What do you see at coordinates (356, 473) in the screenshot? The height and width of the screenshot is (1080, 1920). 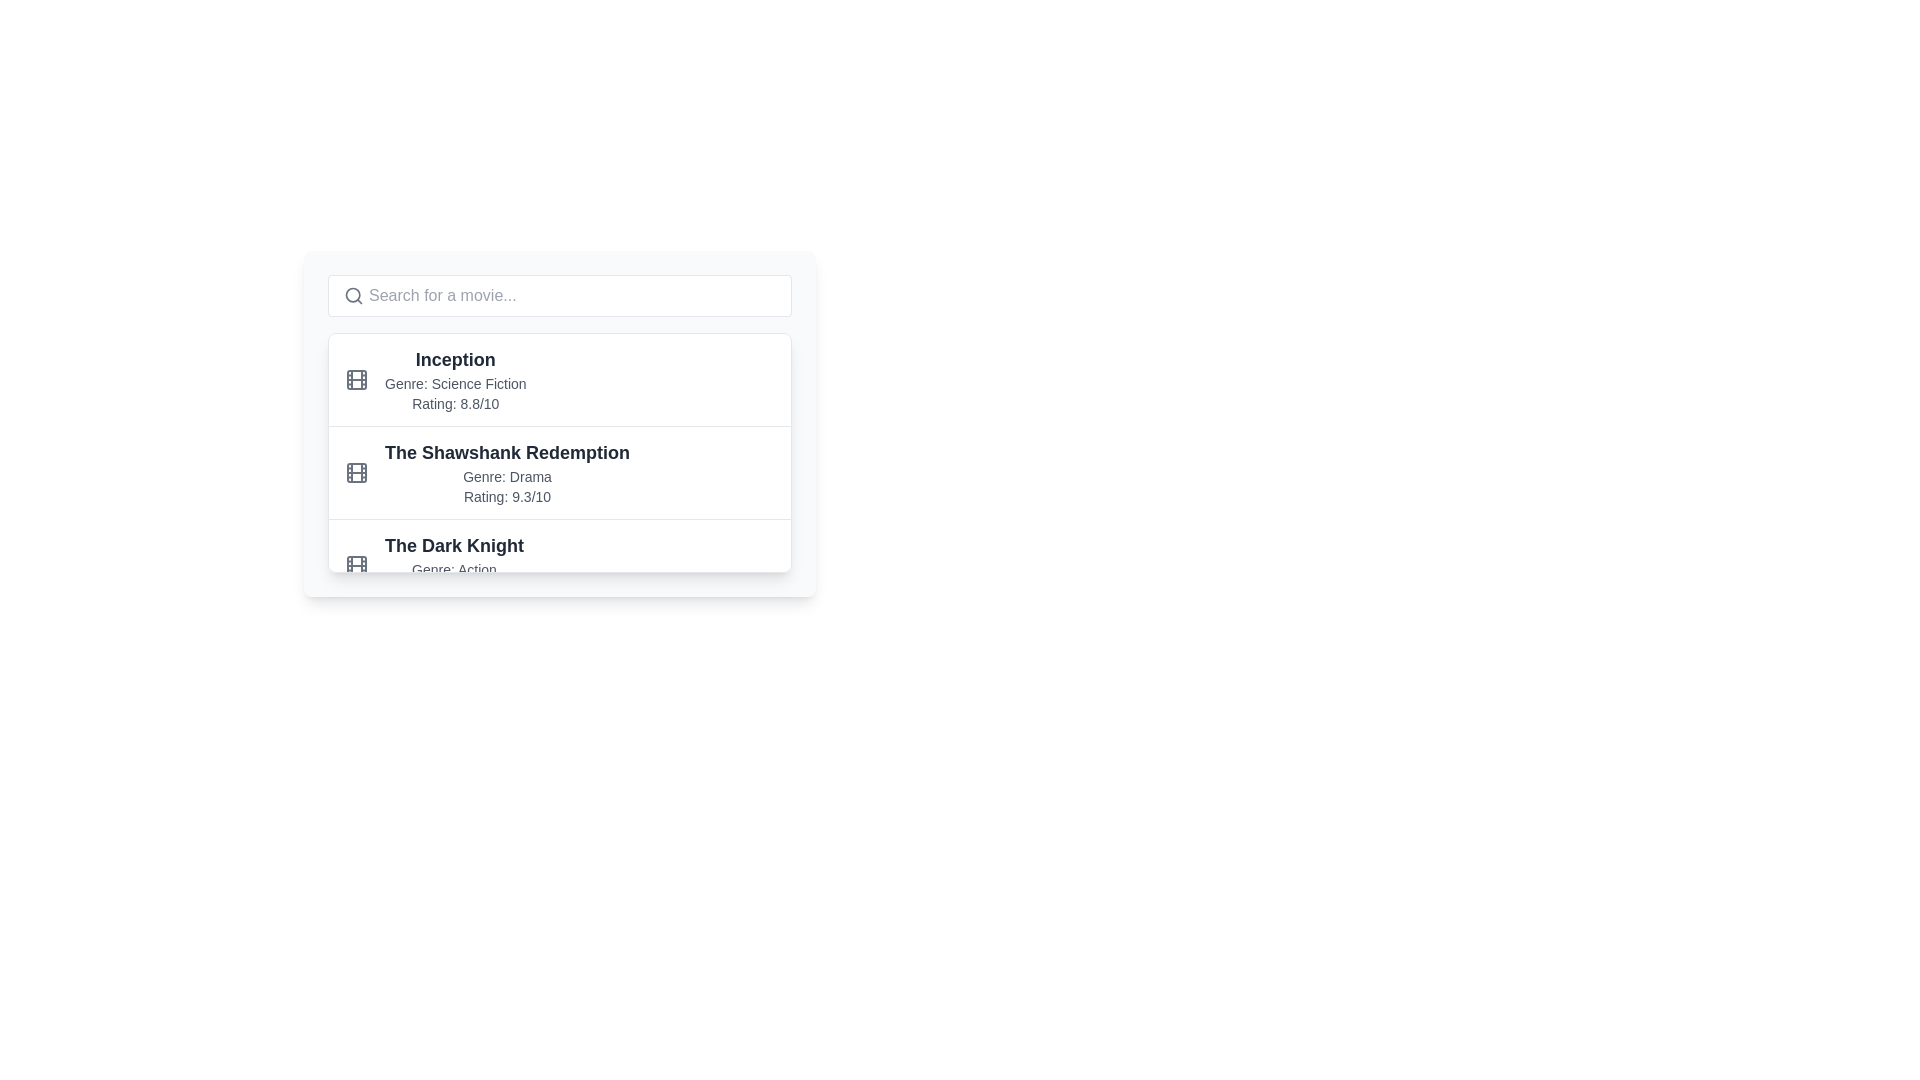 I see `the movie icon representing 'The Shawshank Redemption' located on the left side of its text content in the movie list` at bounding box center [356, 473].